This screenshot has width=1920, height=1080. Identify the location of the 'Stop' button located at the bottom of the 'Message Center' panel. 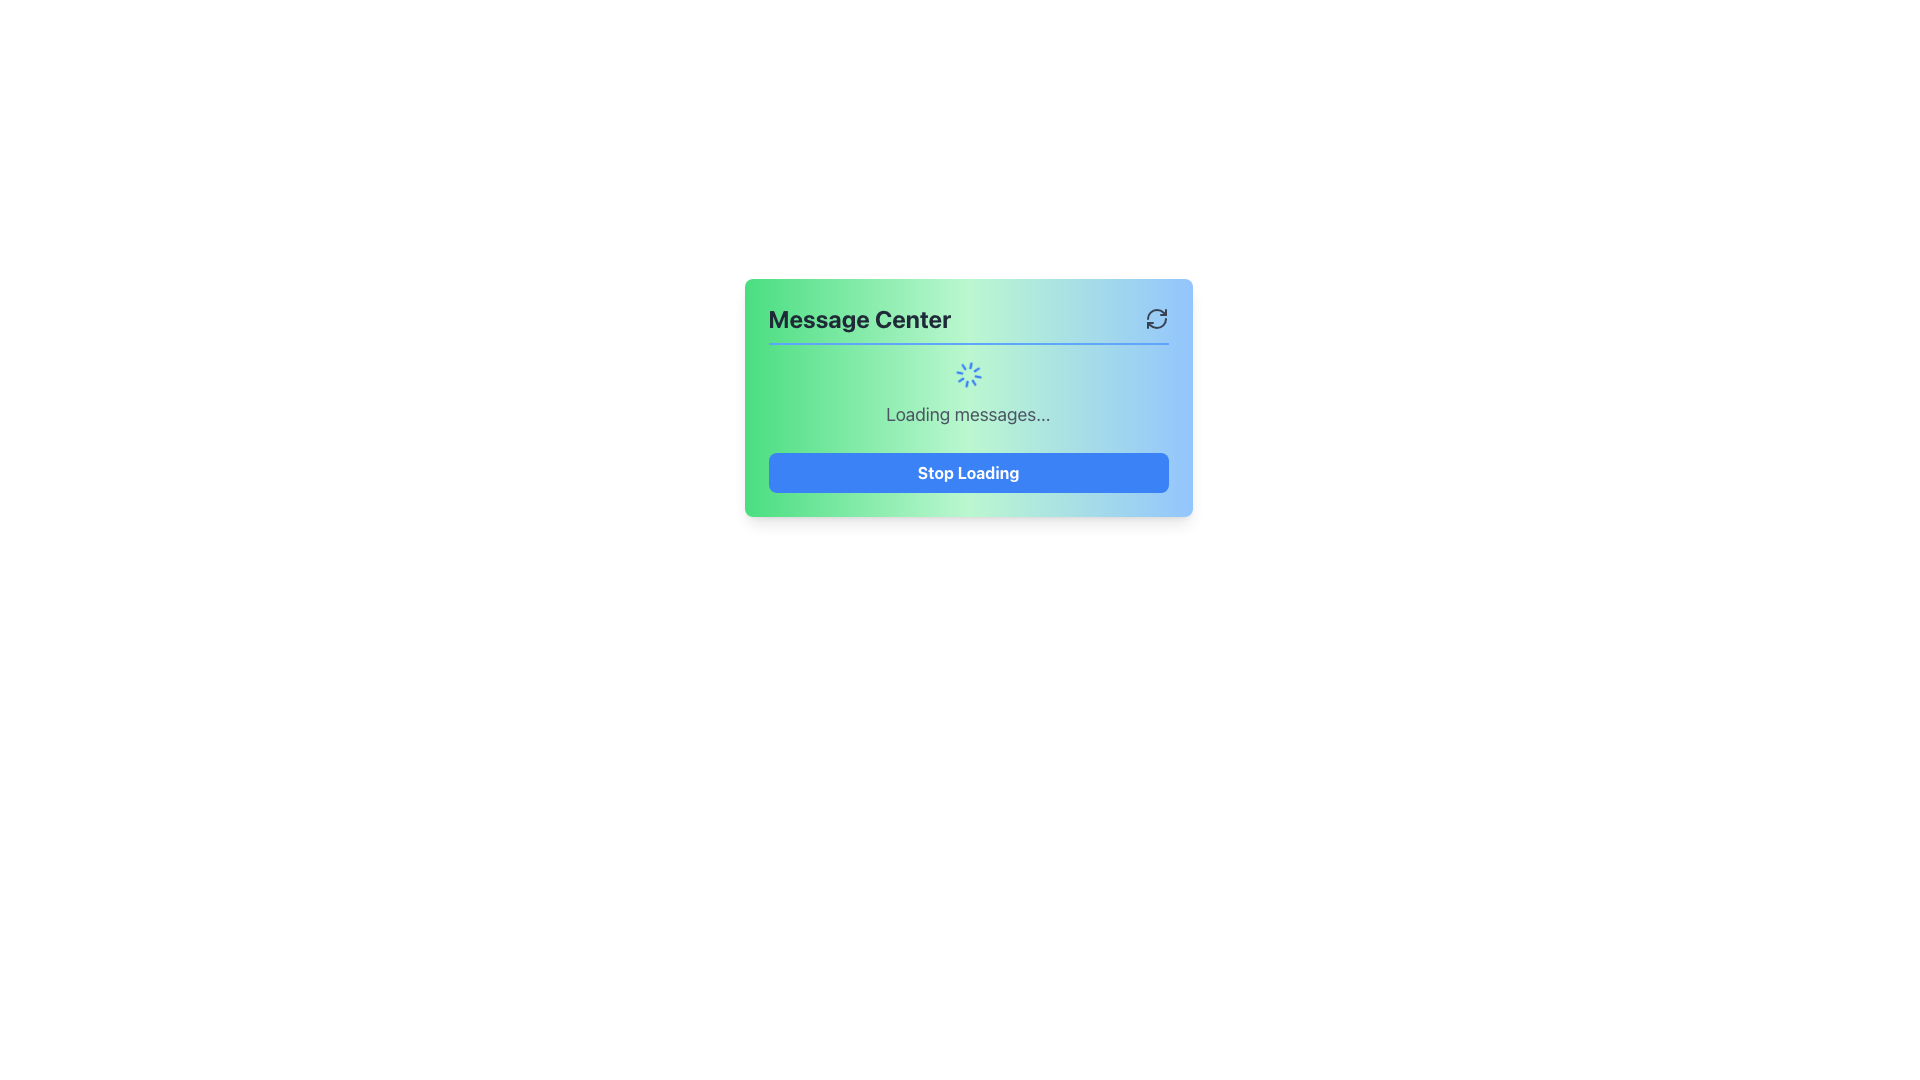
(968, 473).